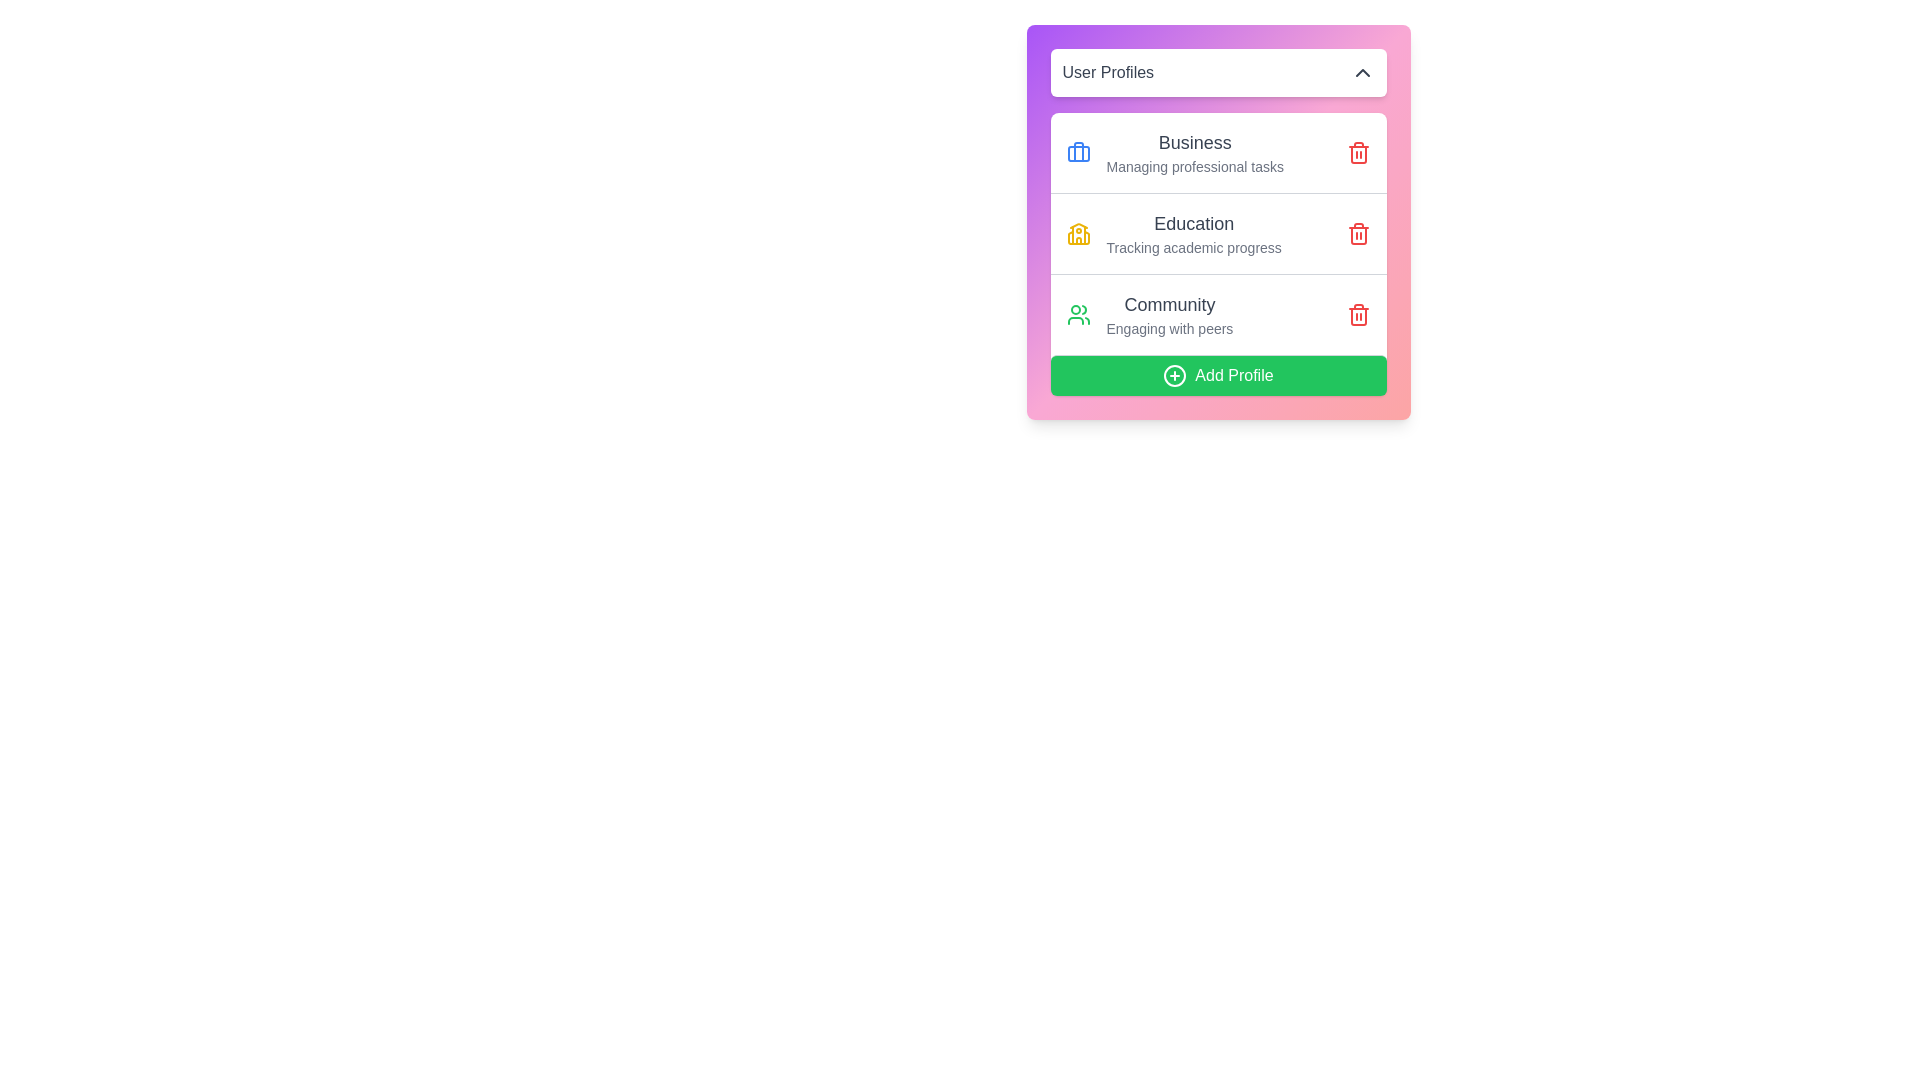  What do you see at coordinates (1077, 233) in the screenshot?
I see `the small yellow schoolhouse icon that represents the Education category, located to the left of the text 'Education Tracking academic progress' in the User Profiles panel` at bounding box center [1077, 233].